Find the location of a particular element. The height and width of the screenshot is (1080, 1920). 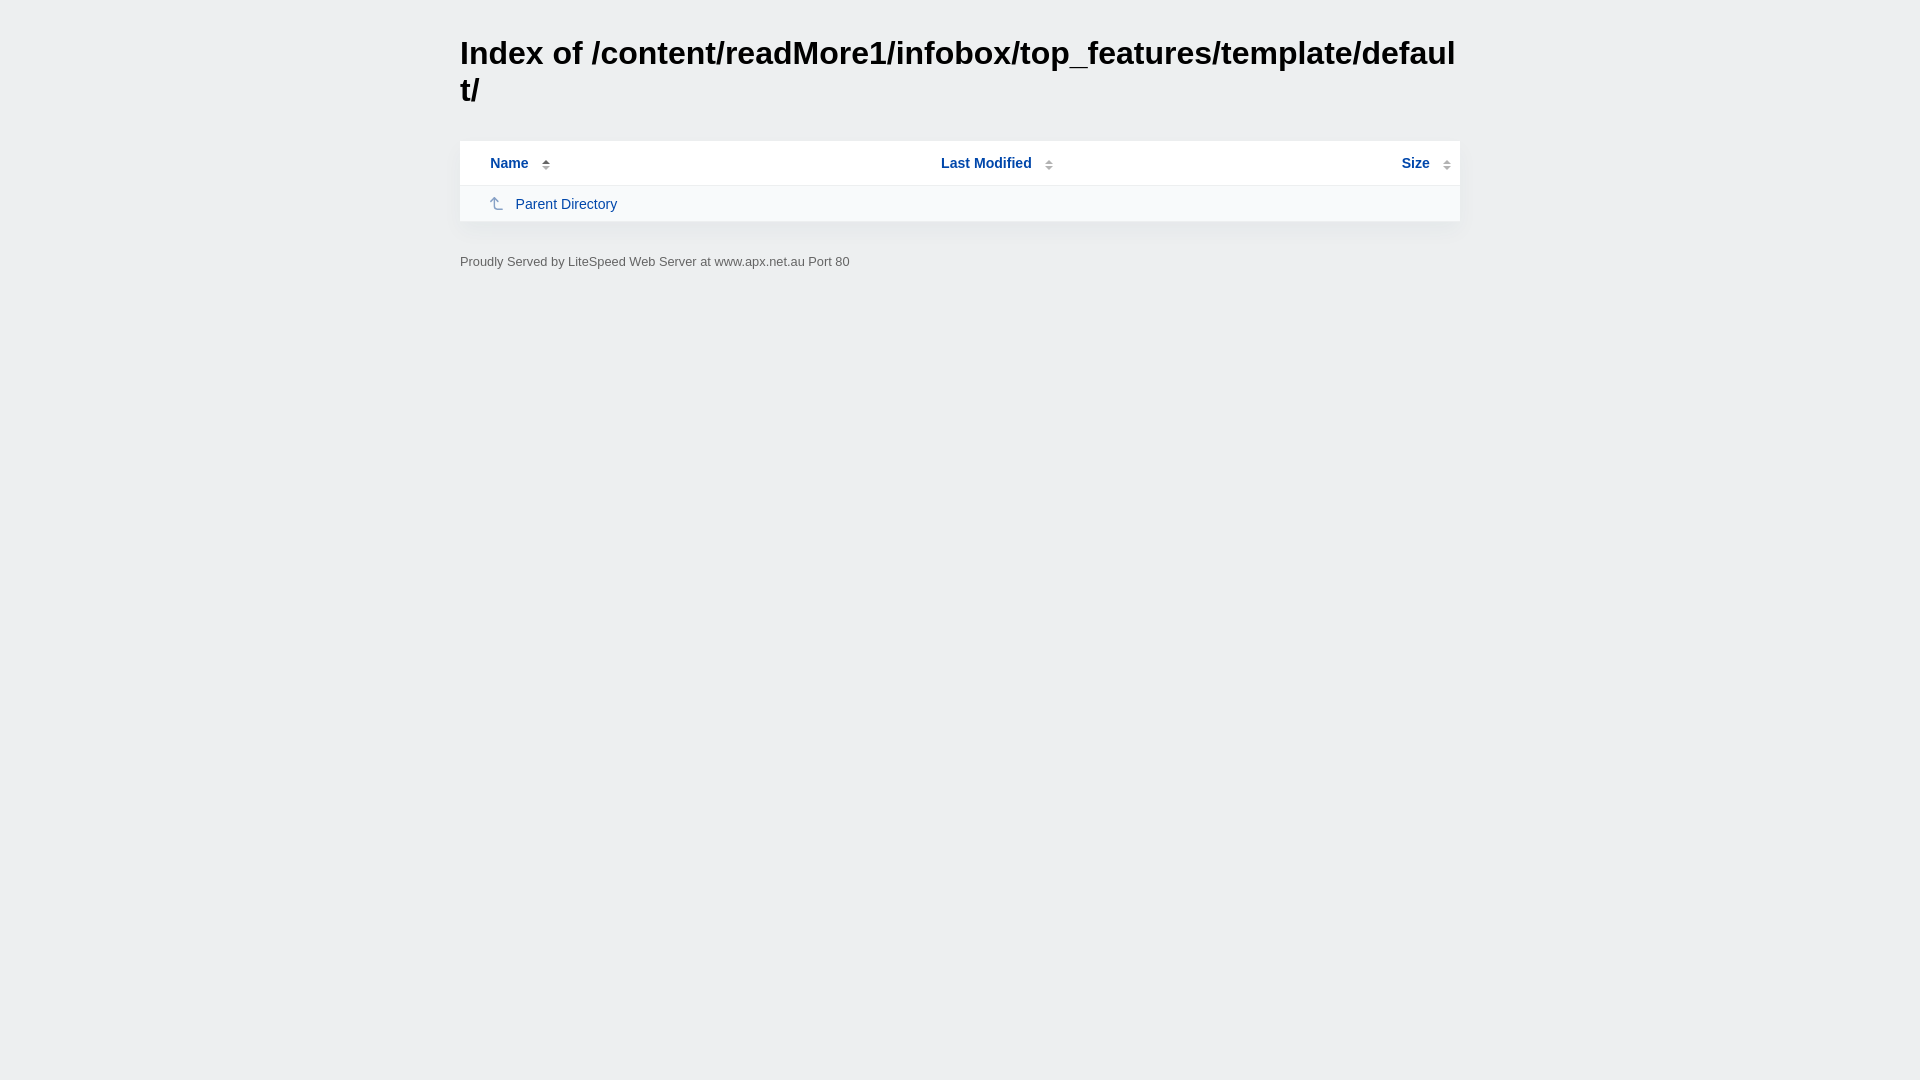

'Parent Directory' is located at coordinates (488, 203).